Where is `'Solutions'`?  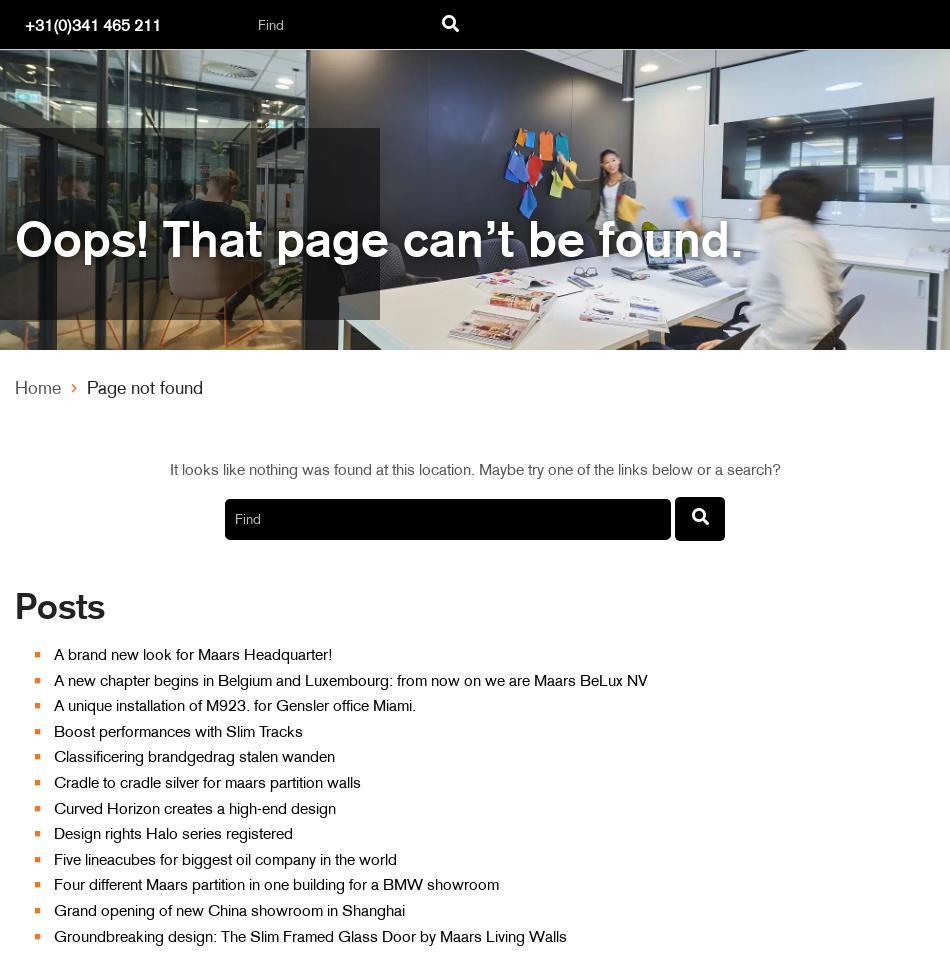 'Solutions' is located at coordinates (85, 686).